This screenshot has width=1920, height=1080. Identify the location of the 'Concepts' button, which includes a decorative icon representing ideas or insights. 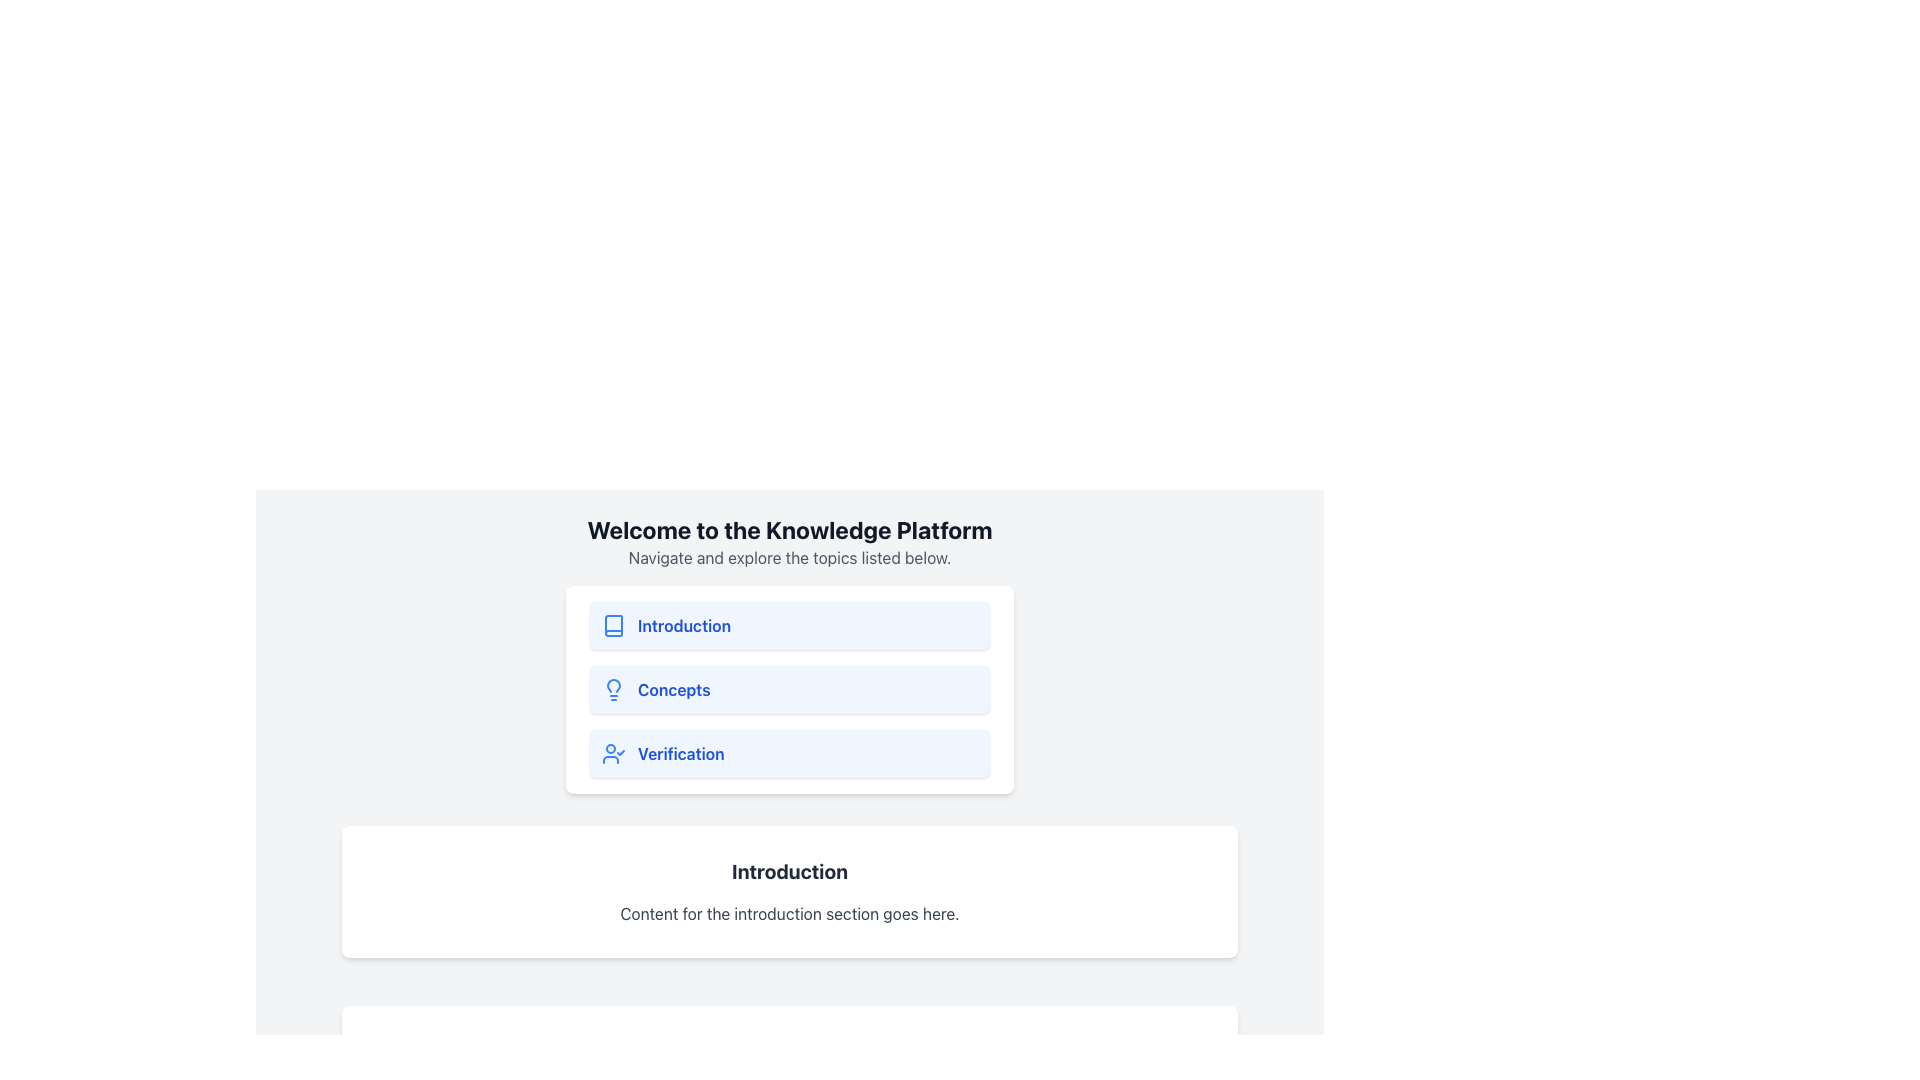
(613, 689).